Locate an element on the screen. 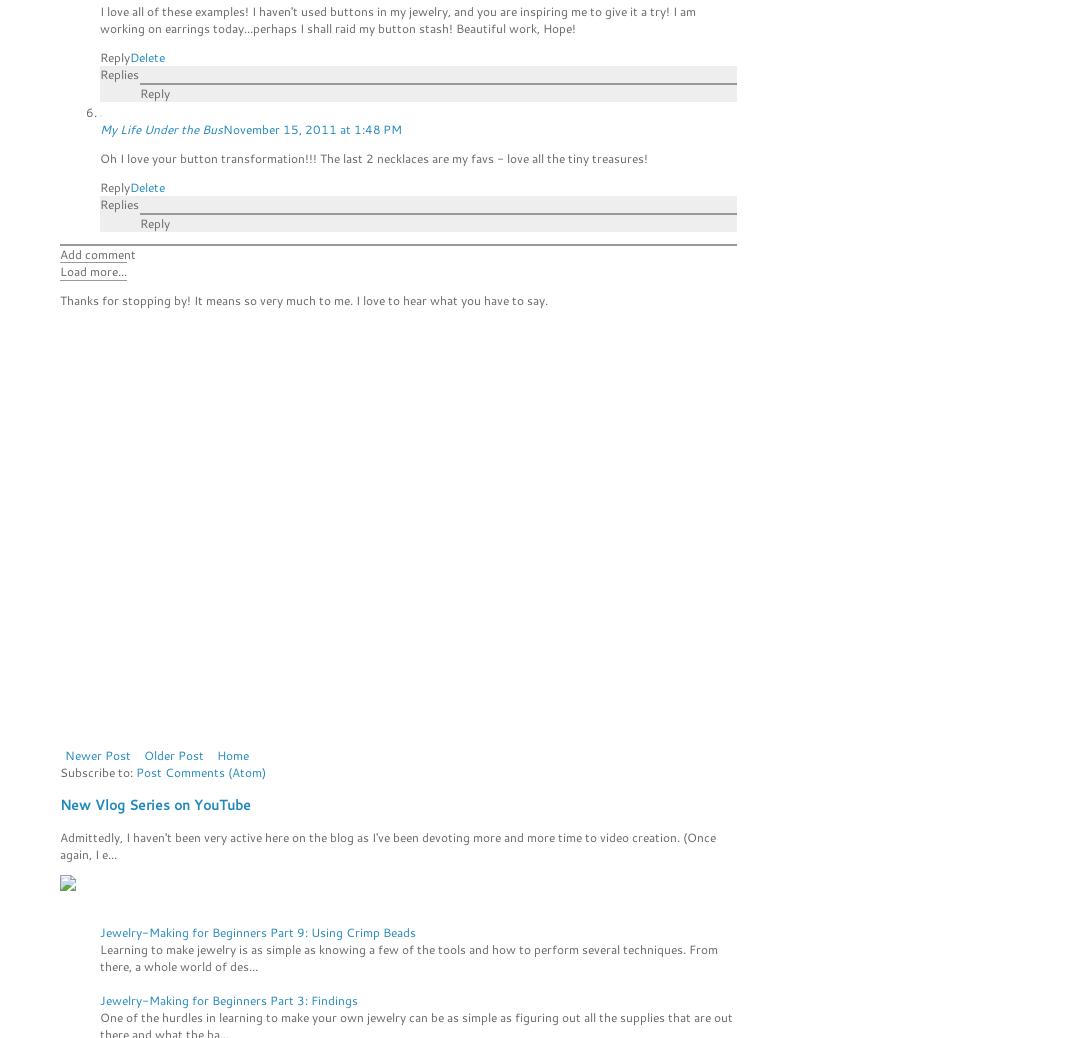 The image size is (1075, 1038). 'Jewelry-Making for Beginners Part 3: Findings' is located at coordinates (227, 1000).